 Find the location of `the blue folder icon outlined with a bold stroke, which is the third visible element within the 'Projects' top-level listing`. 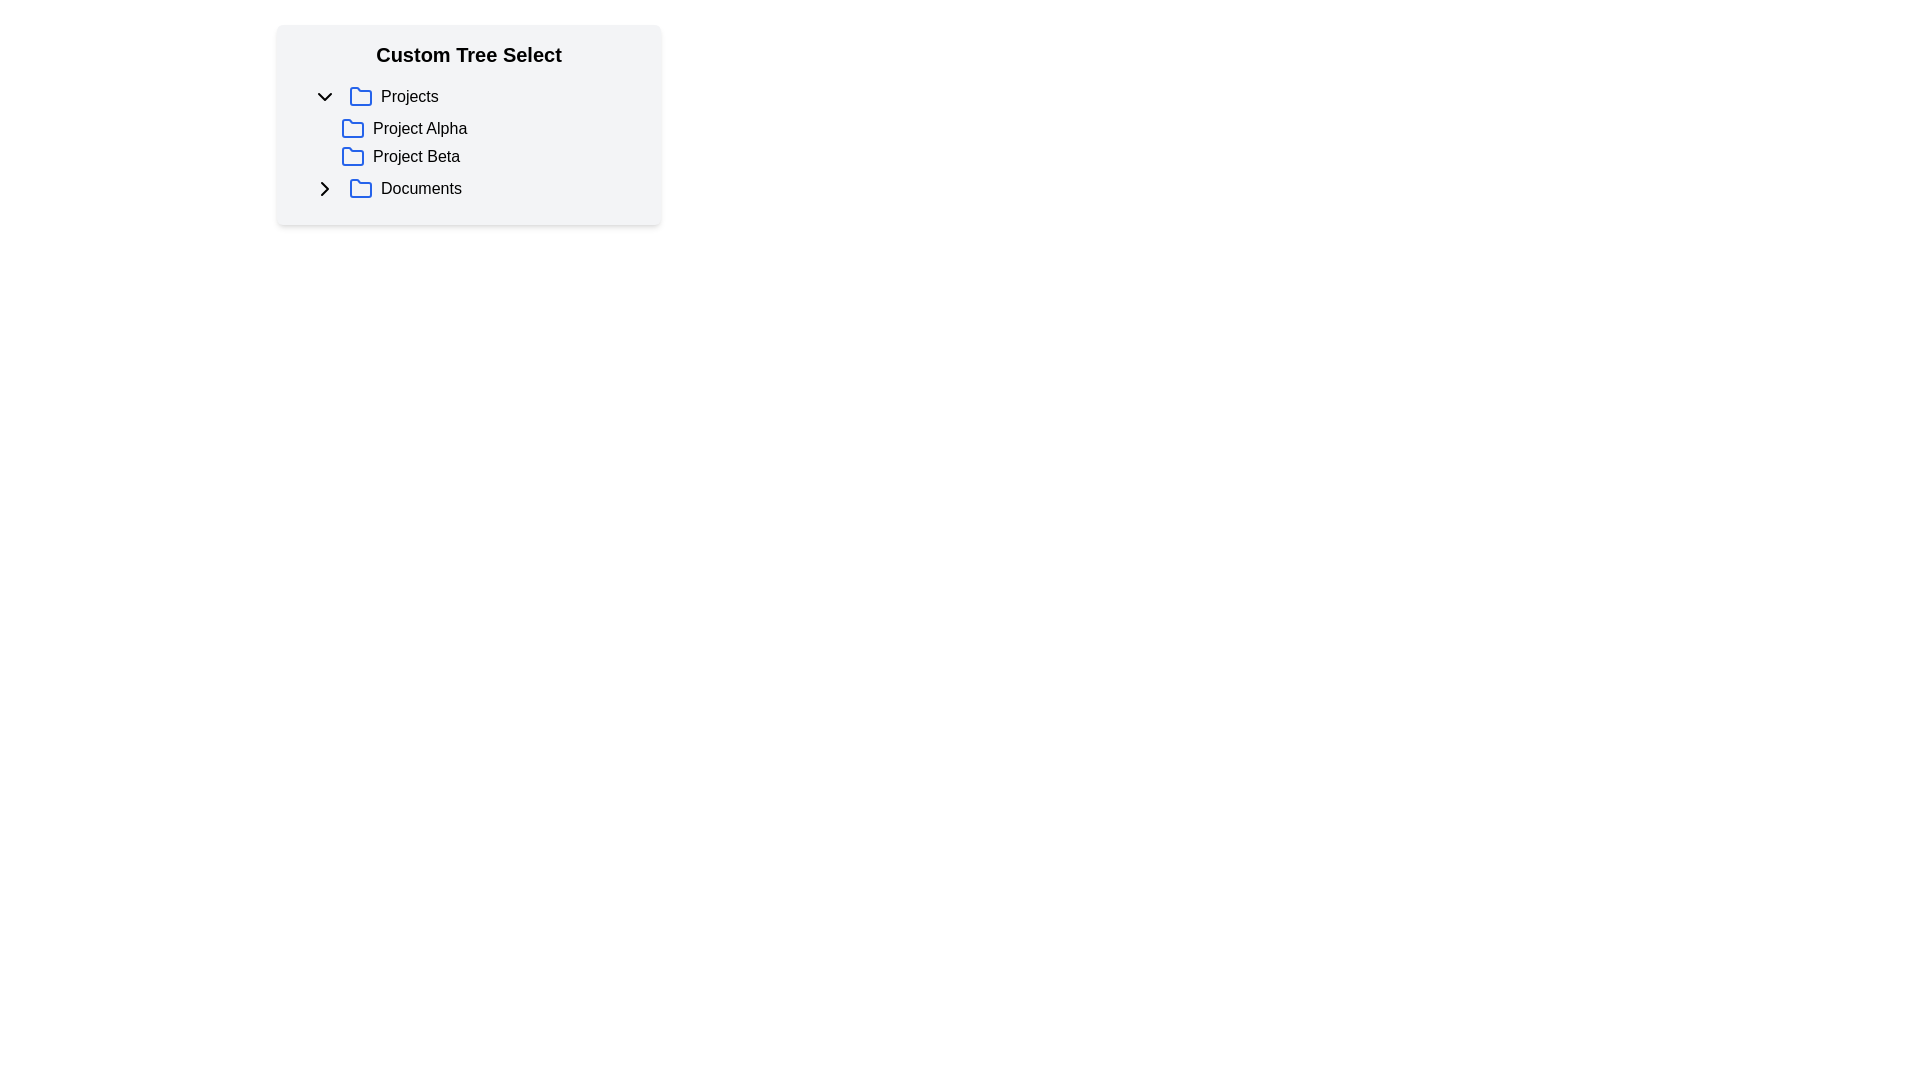

the blue folder icon outlined with a bold stroke, which is the third visible element within the 'Projects' top-level listing is located at coordinates (360, 96).